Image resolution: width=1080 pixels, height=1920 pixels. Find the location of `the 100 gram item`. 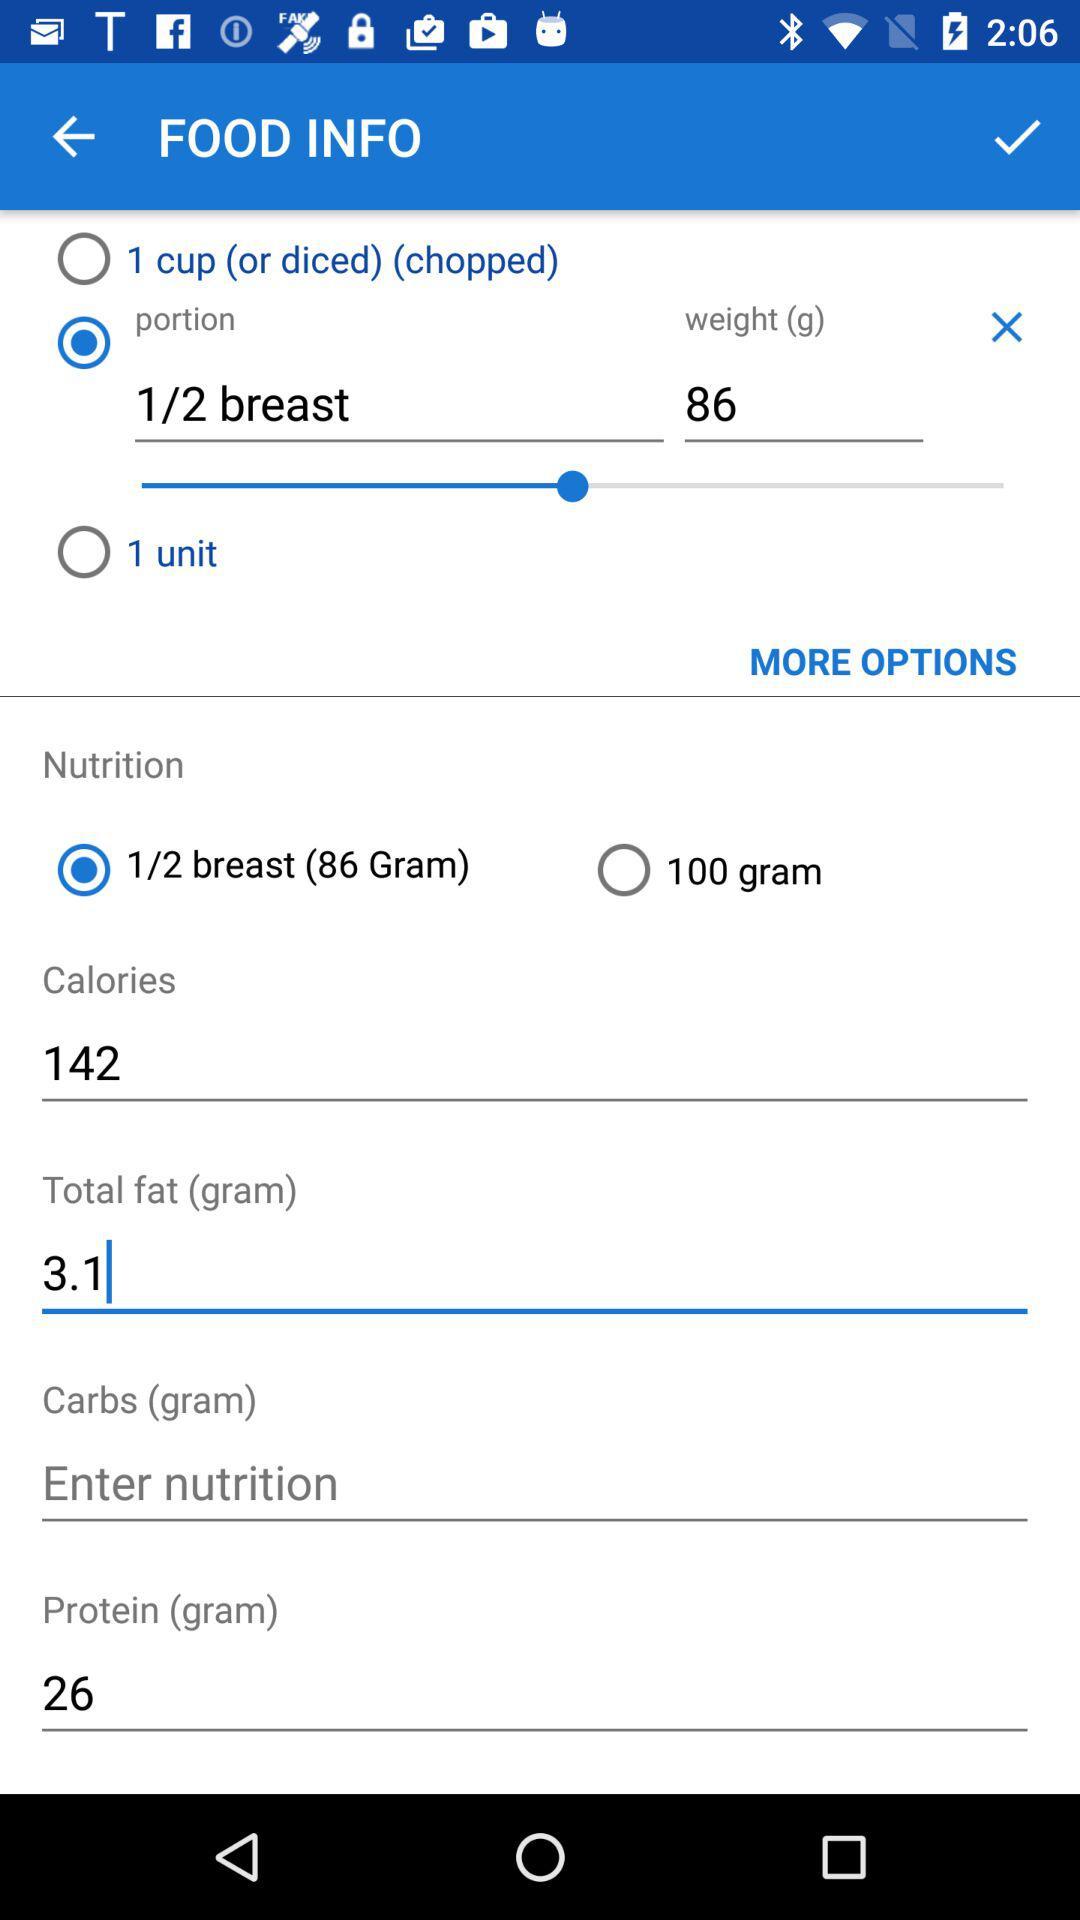

the 100 gram item is located at coordinates (830, 869).